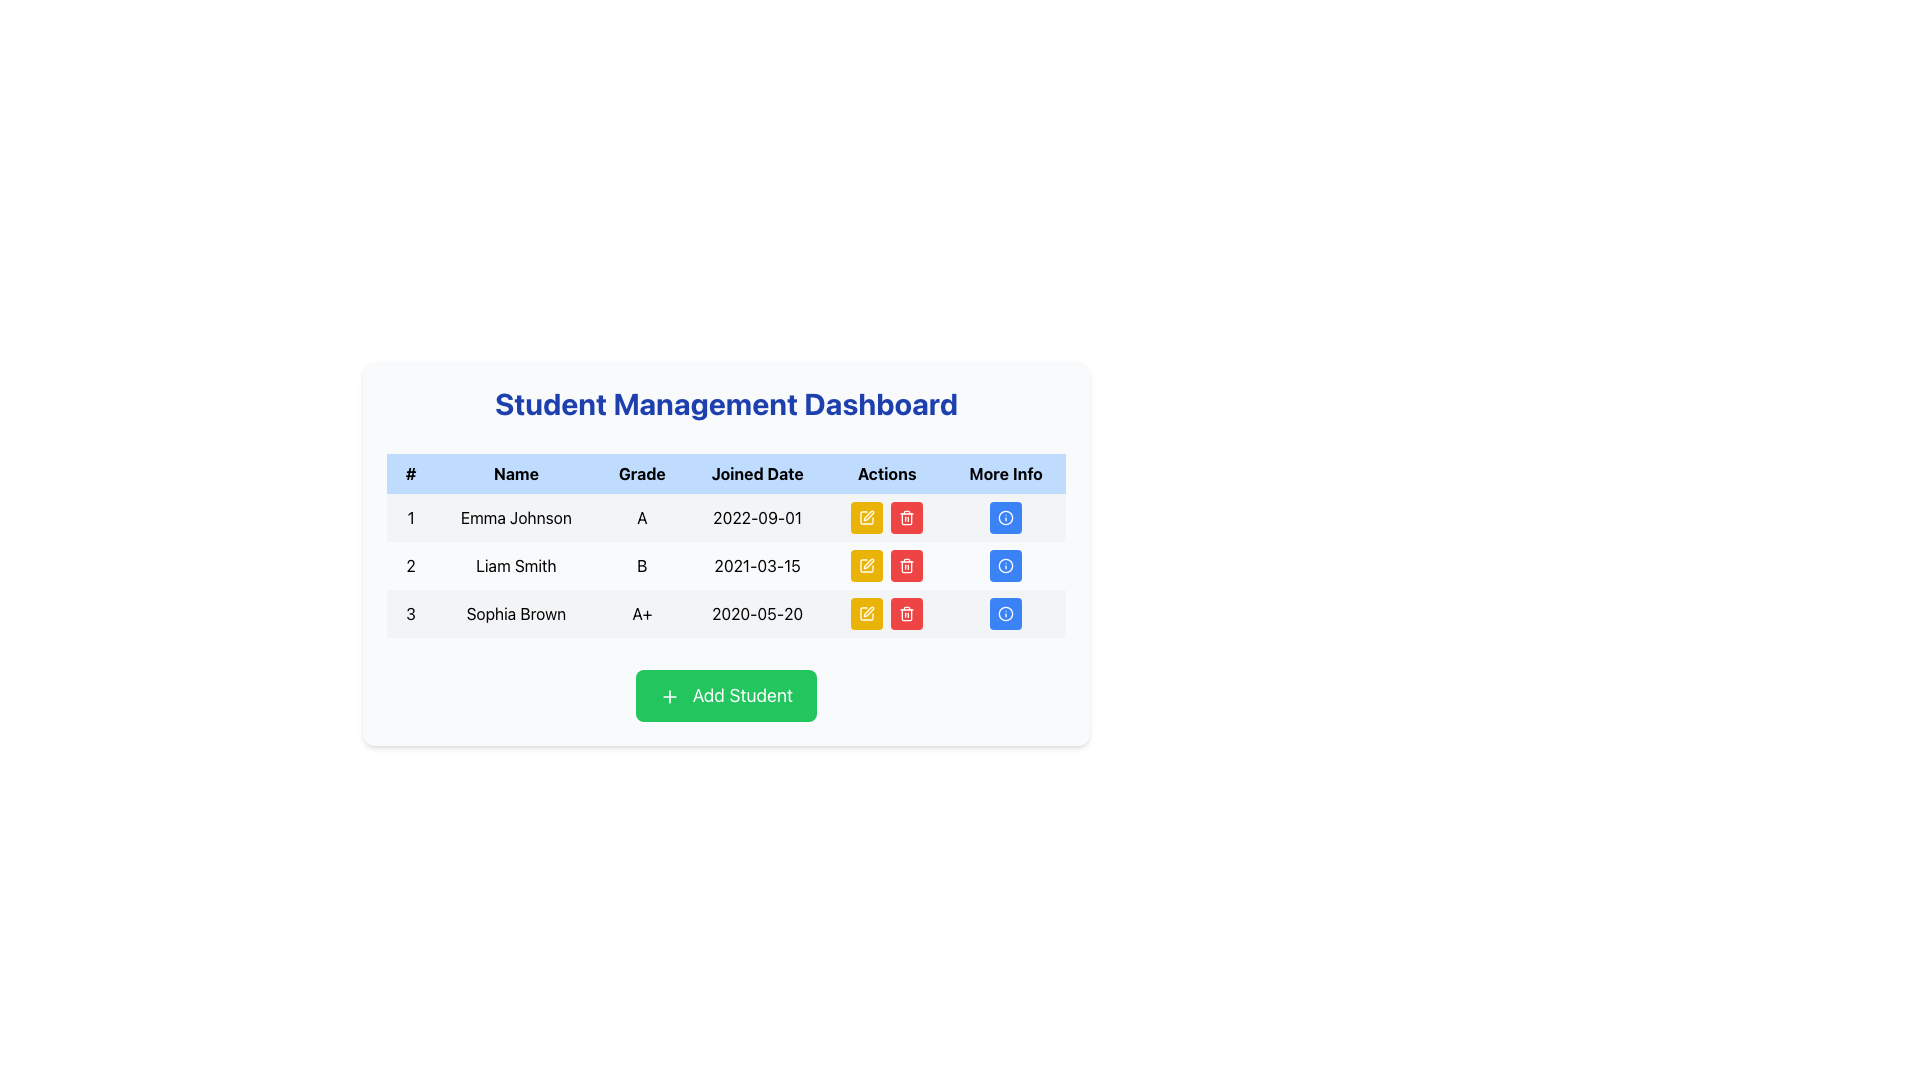 The height and width of the screenshot is (1080, 1920). I want to click on the Table Header element displaying 'More Info' in bold black font, located at the right end of the header row with a light blue background, so click(1006, 474).